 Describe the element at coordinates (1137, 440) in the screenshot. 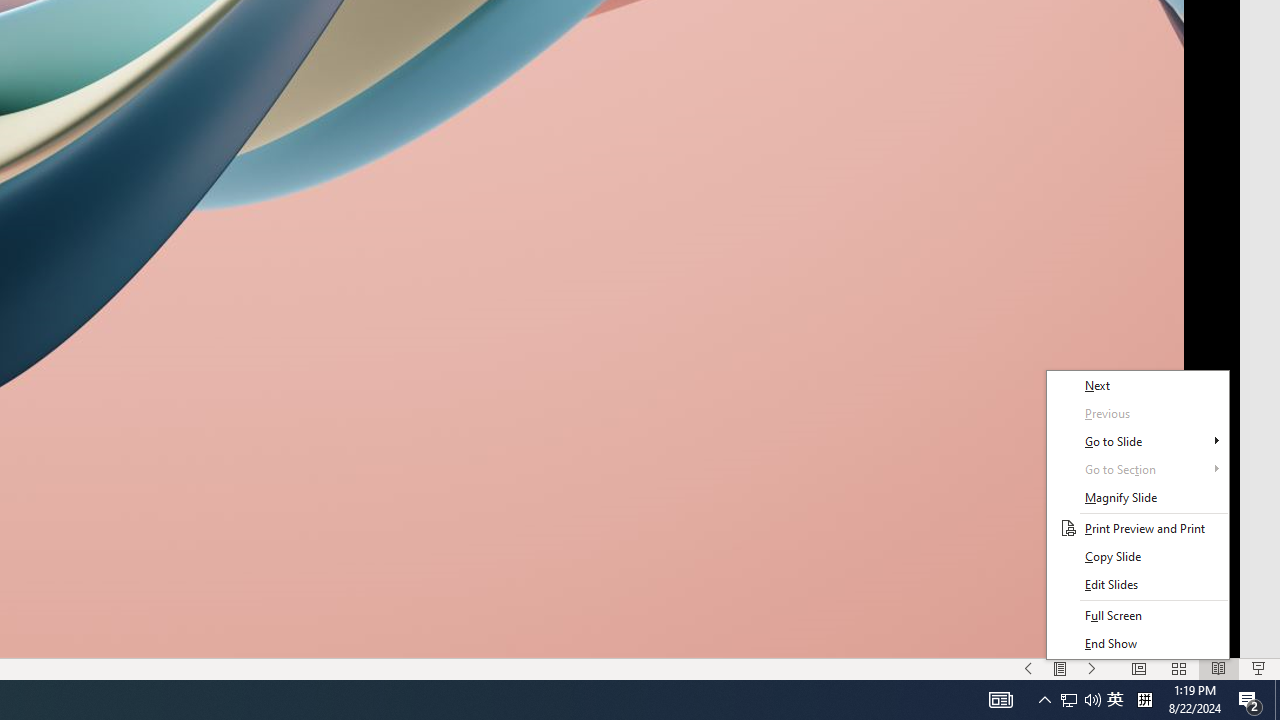

I see `'Go to Slide'` at that location.